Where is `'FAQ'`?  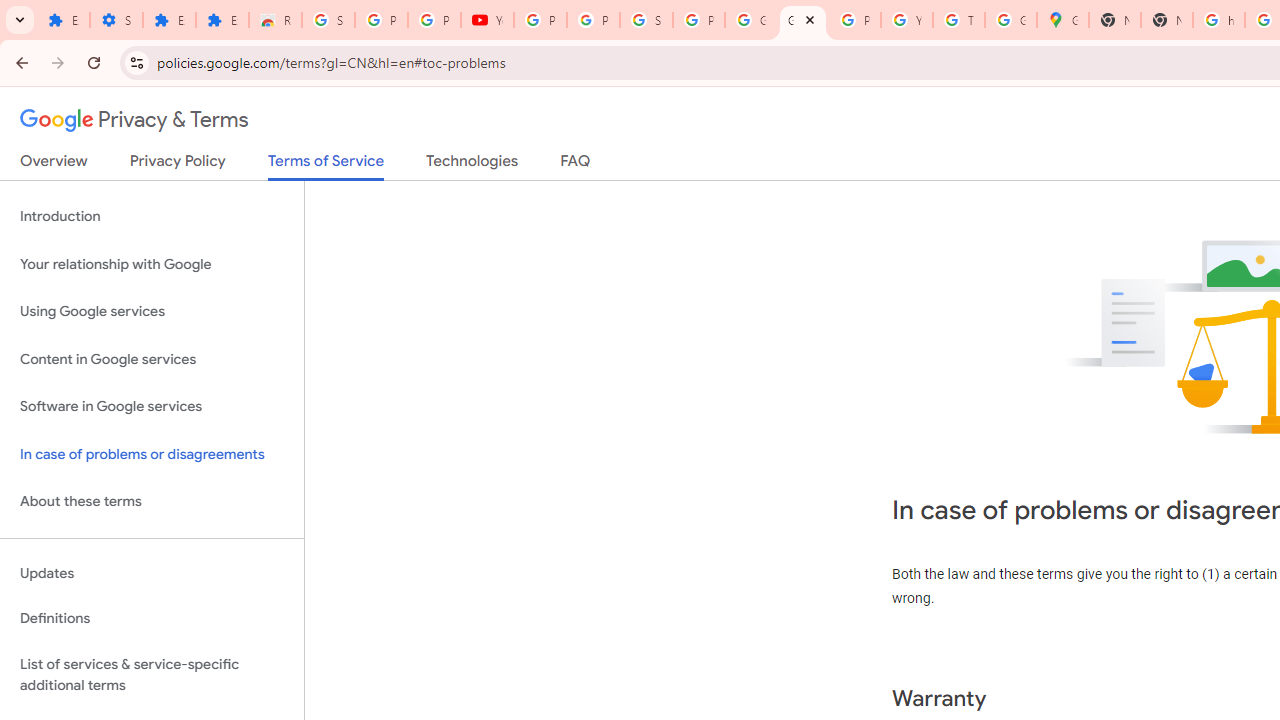 'FAQ' is located at coordinates (575, 164).